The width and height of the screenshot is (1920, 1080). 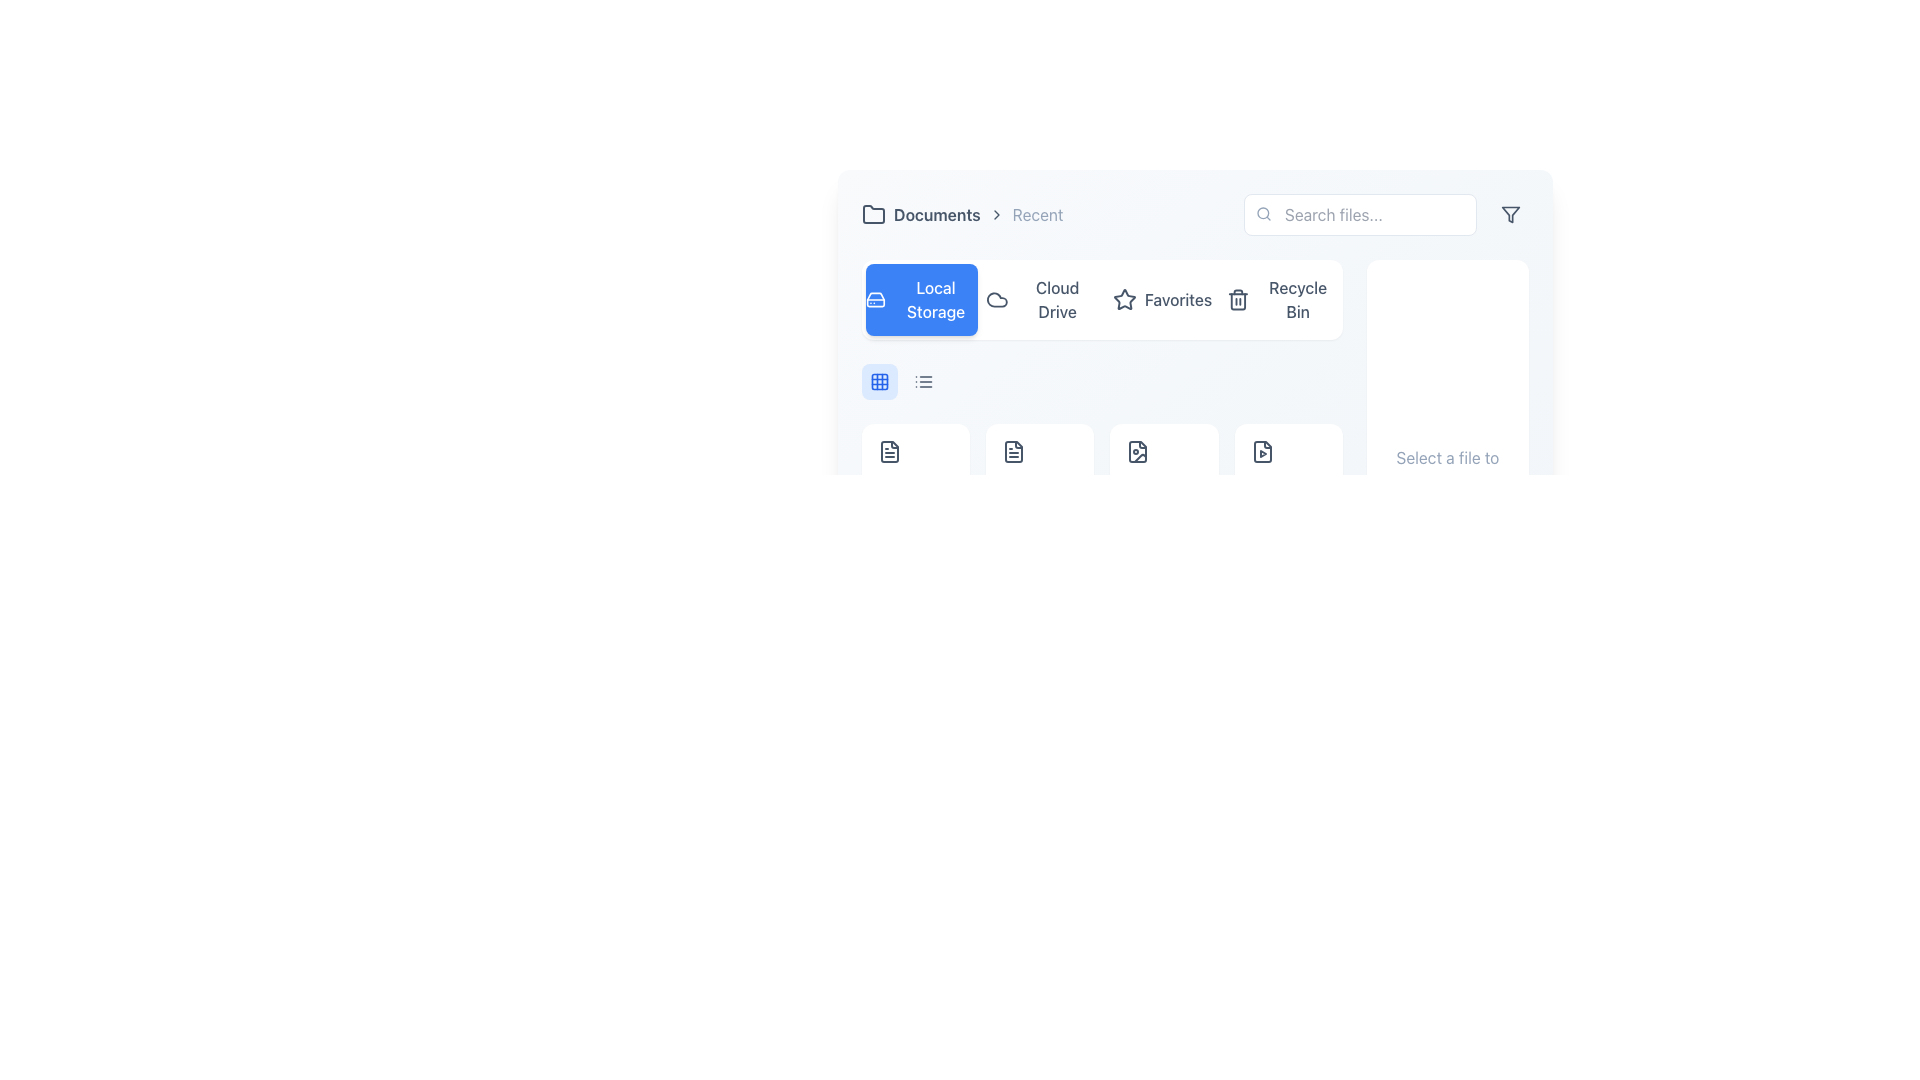 I want to click on the 'Recycle Bin' button, which is the fourth navigation button featuring a trash bin icon and a modern design, to activate its hover effect, so click(x=1282, y=300).